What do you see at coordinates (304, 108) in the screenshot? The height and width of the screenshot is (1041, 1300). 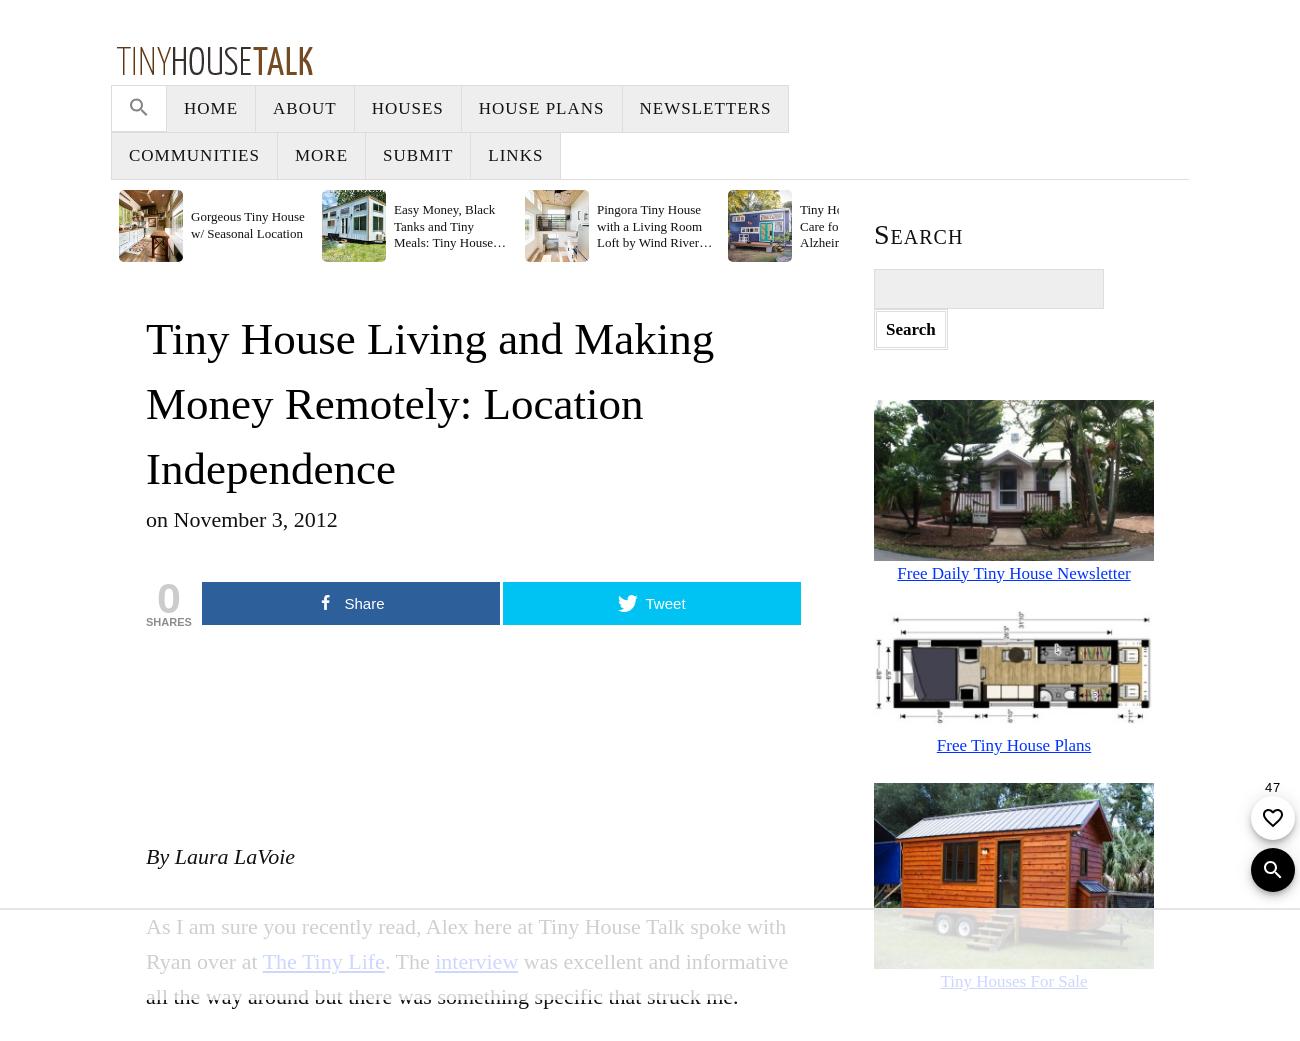 I see `'About'` at bounding box center [304, 108].